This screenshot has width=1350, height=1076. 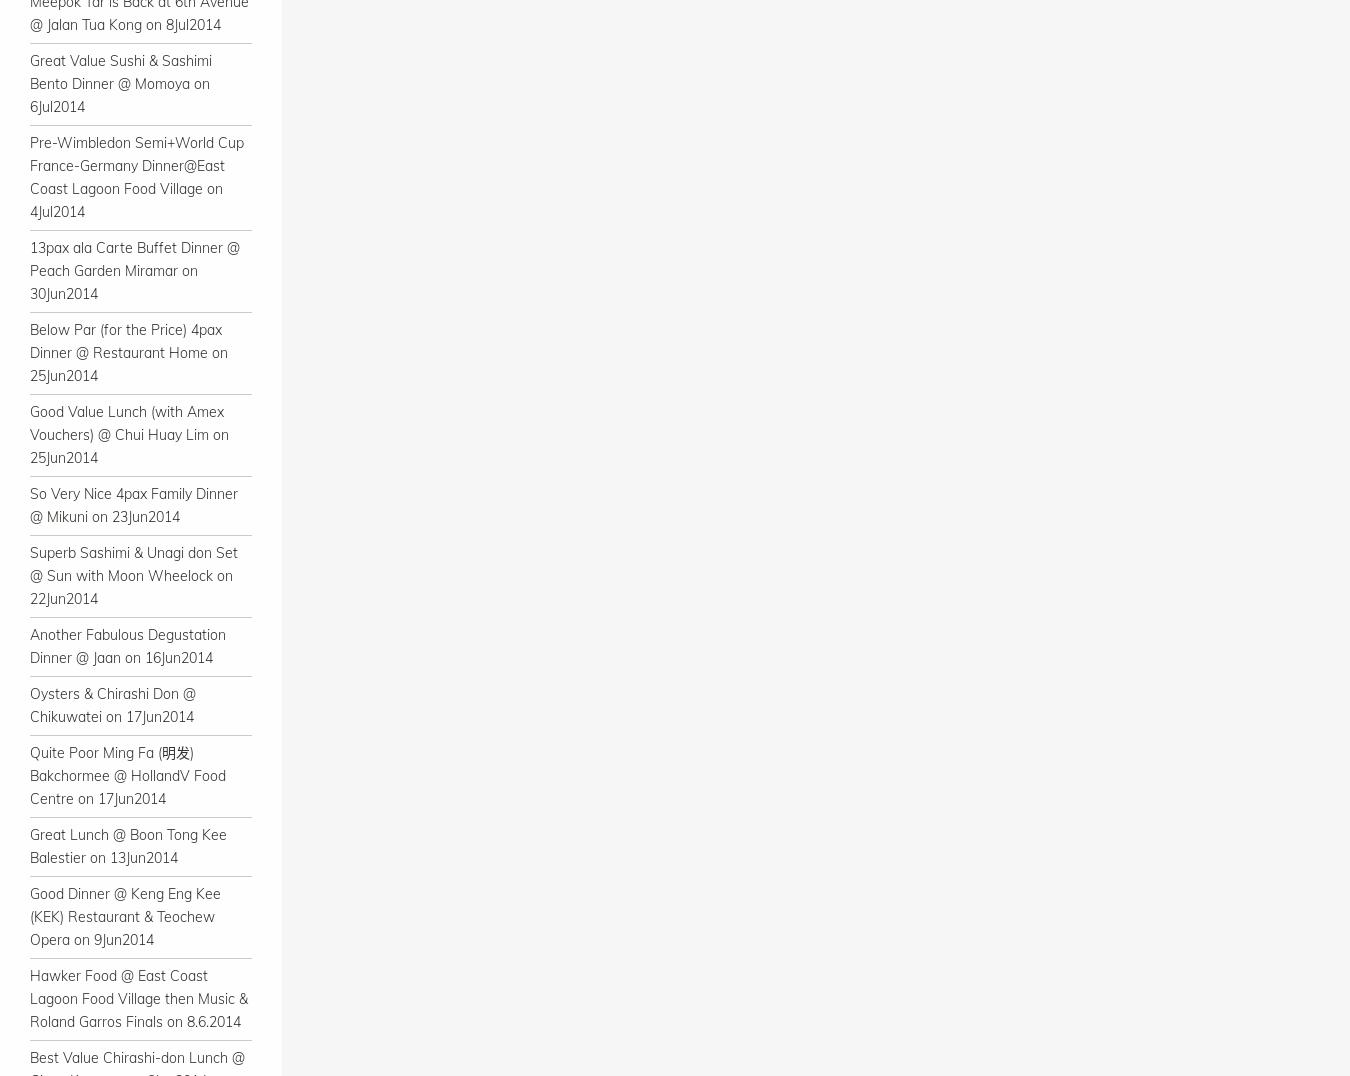 What do you see at coordinates (28, 845) in the screenshot?
I see `'Great Lunch @ Boon Tong Kee Balestier on 13Jun2014'` at bounding box center [28, 845].